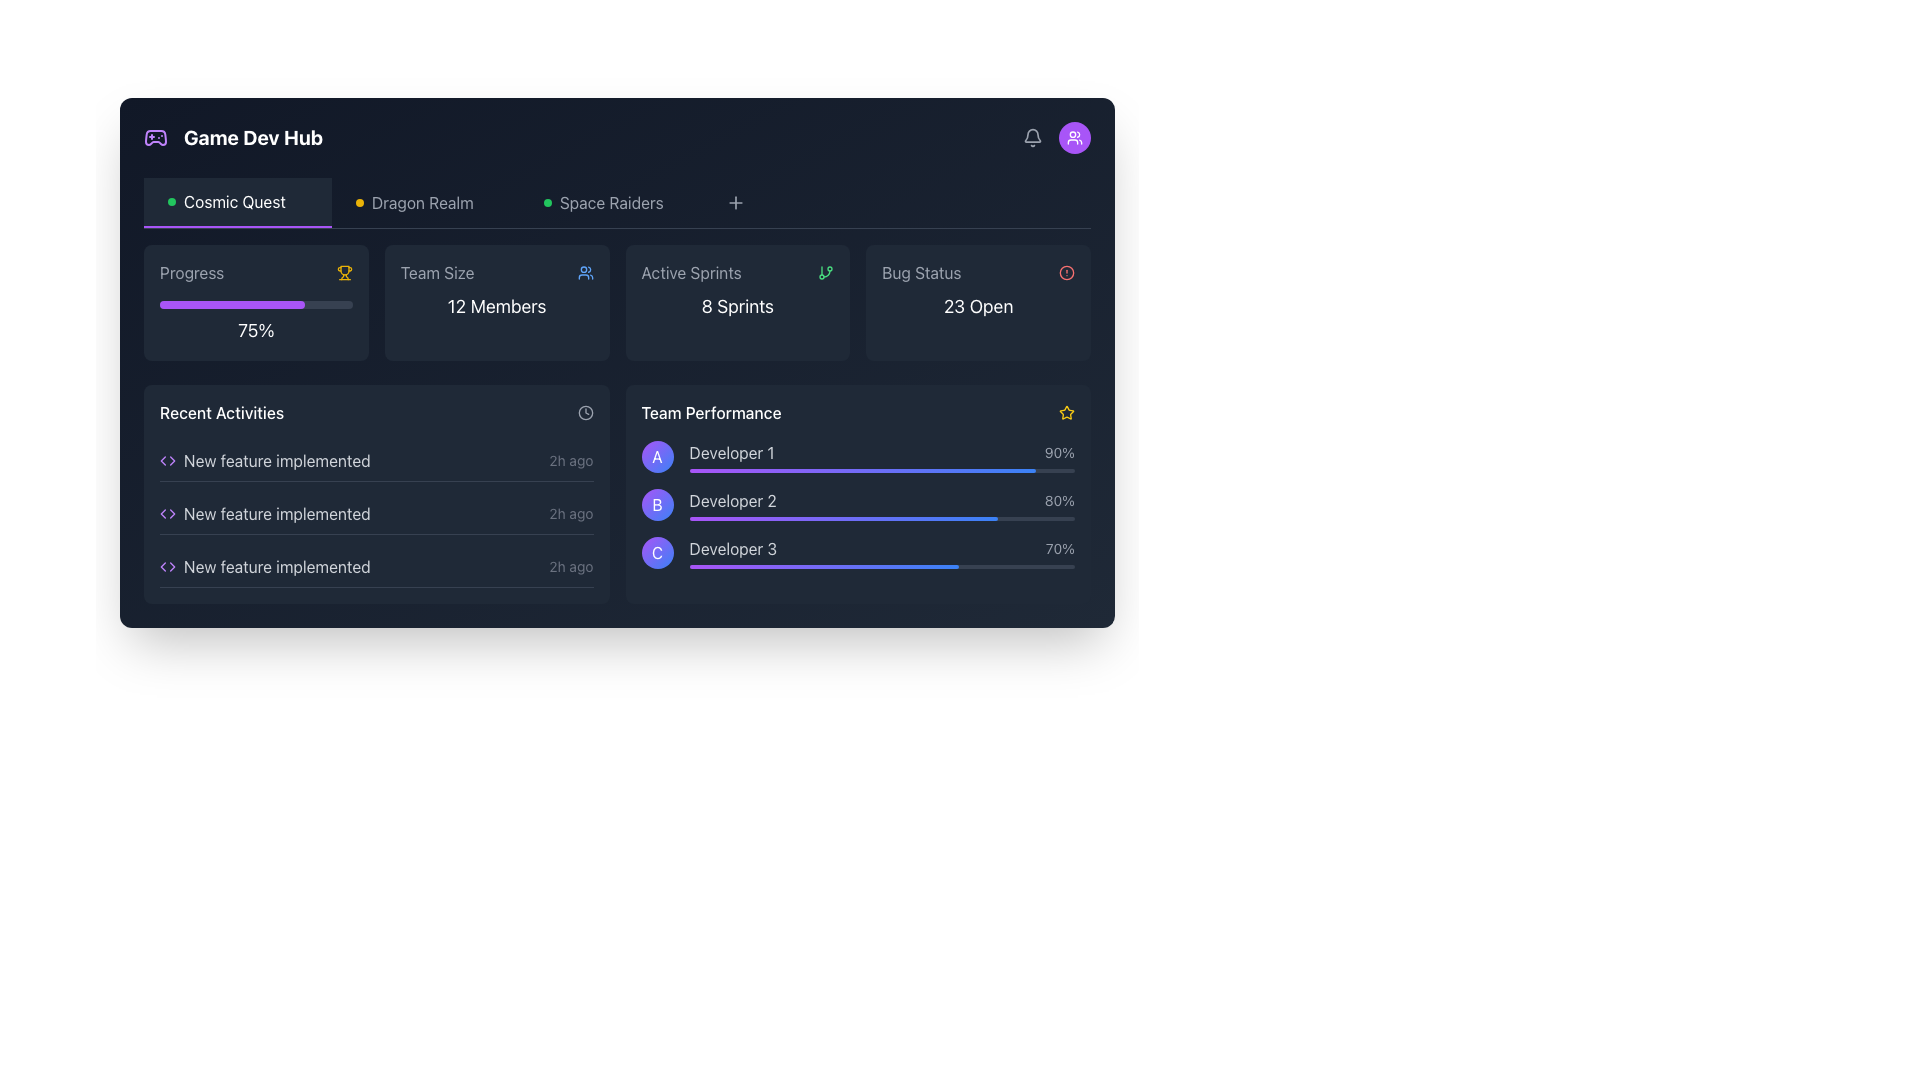 Image resolution: width=1920 pixels, height=1080 pixels. Describe the element at coordinates (863, 470) in the screenshot. I see `the progress bar for 'Developer 2' in the 'Team Performance' section, which is a horizontal gradient bar transitioning from purple to blue, set against a gray background` at that location.